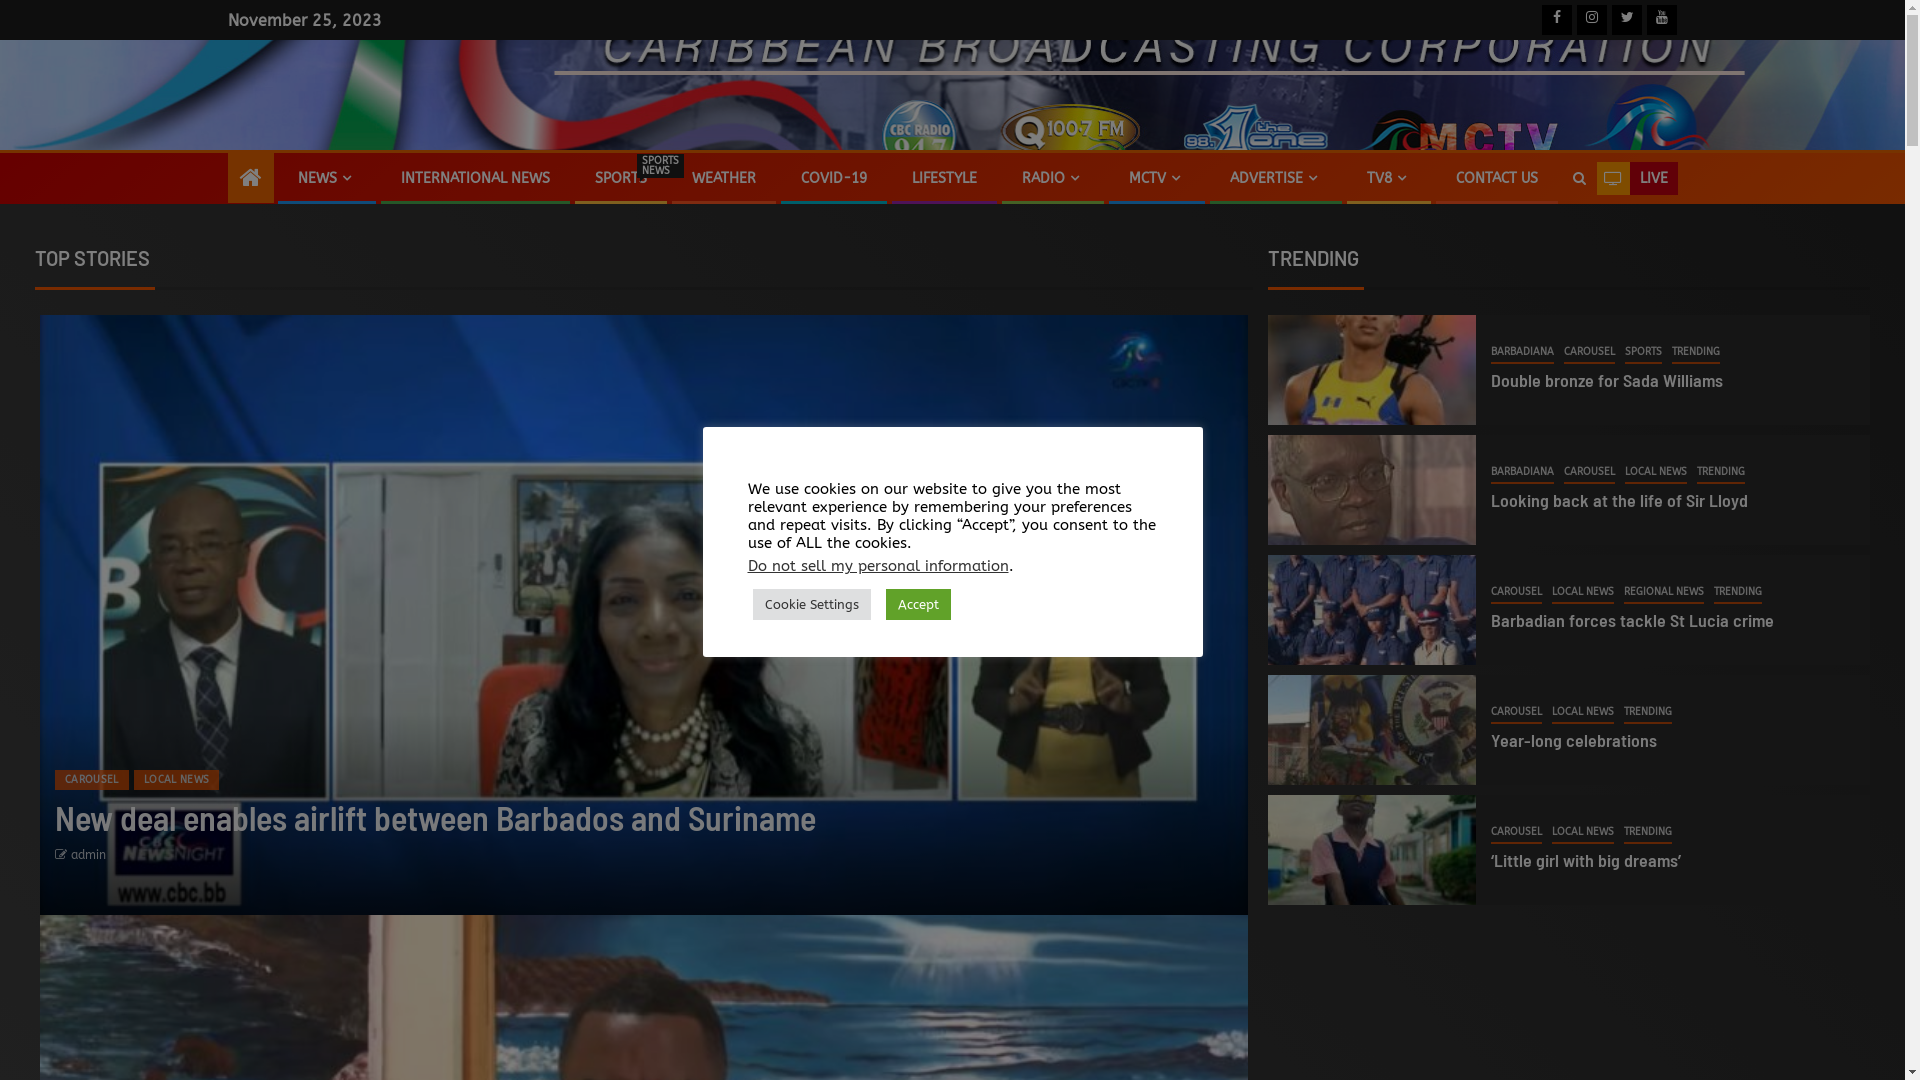 The height and width of the screenshot is (1080, 1920). Describe the element at coordinates (1502, 238) in the screenshot. I see `'Search'` at that location.